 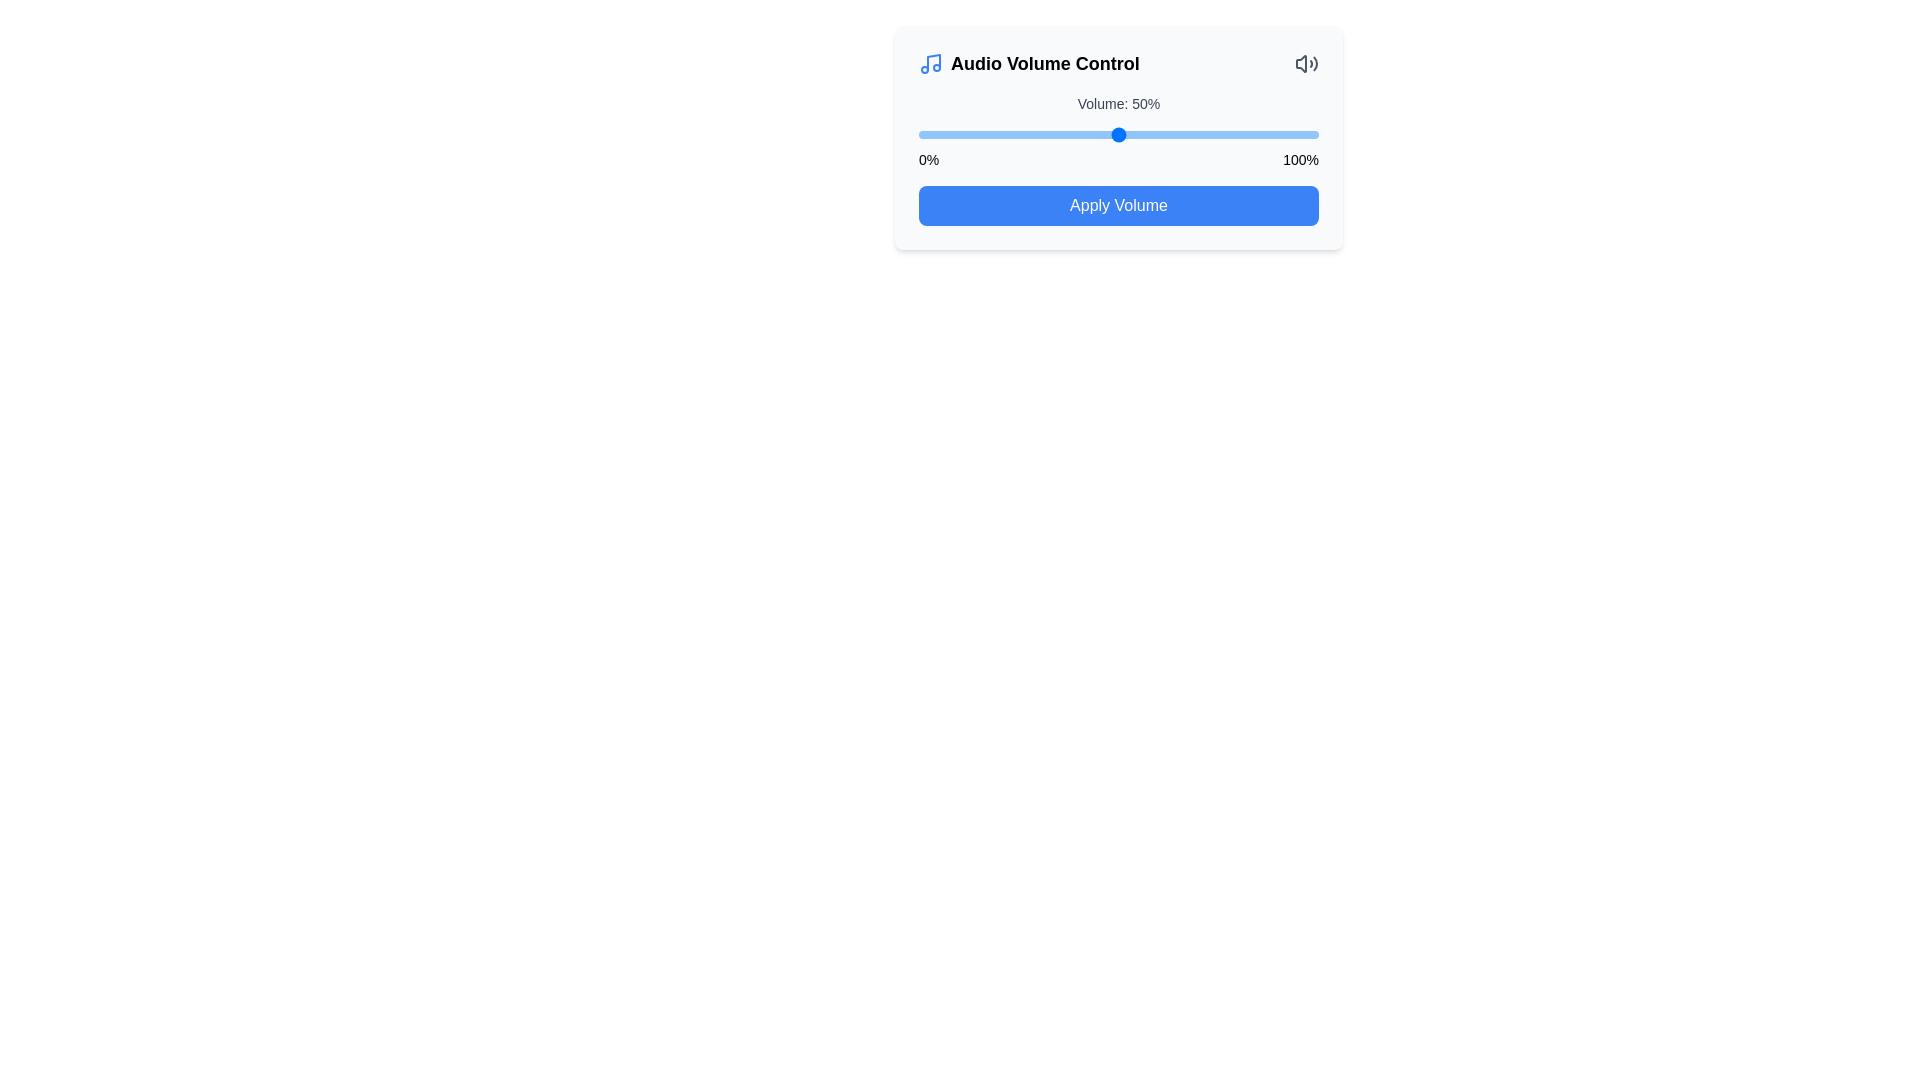 I want to click on the volume level, so click(x=1250, y=135).